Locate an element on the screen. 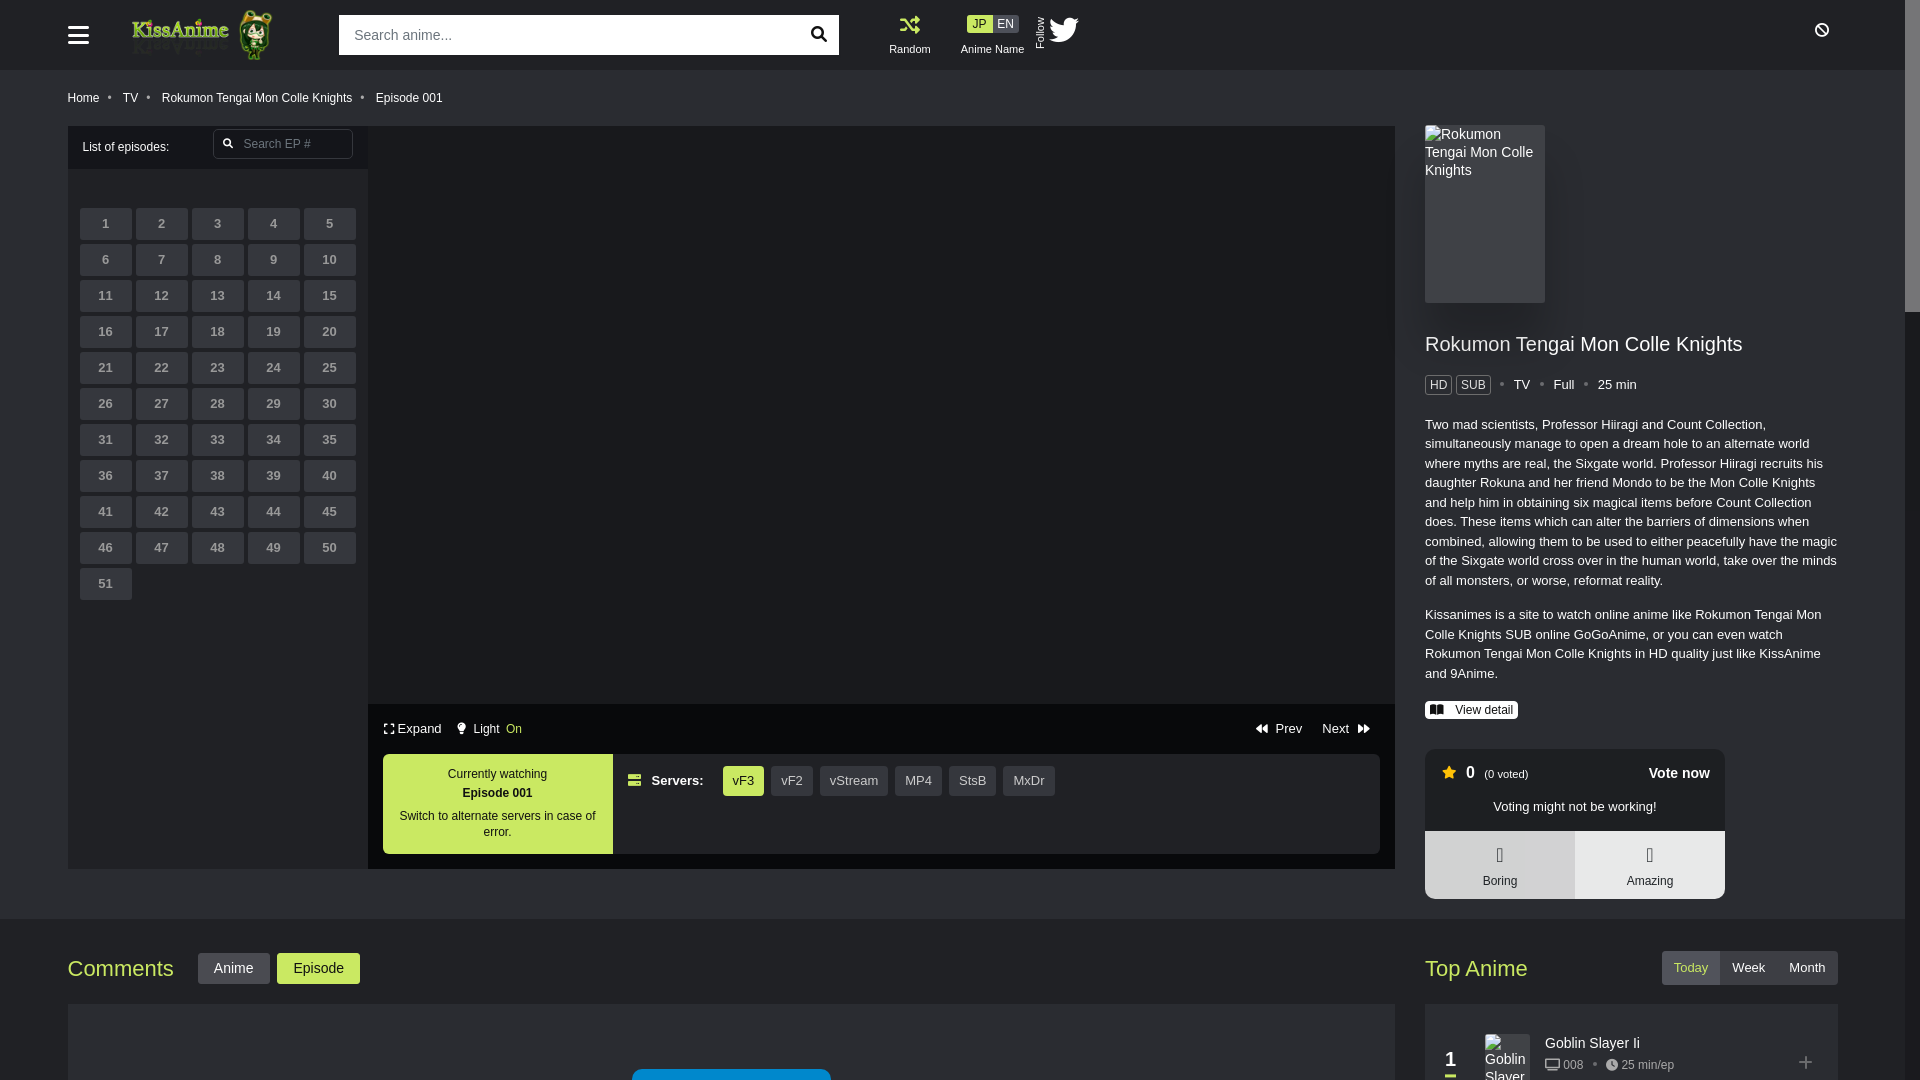 The width and height of the screenshot is (1920, 1080). 'Today' is located at coordinates (1690, 967).